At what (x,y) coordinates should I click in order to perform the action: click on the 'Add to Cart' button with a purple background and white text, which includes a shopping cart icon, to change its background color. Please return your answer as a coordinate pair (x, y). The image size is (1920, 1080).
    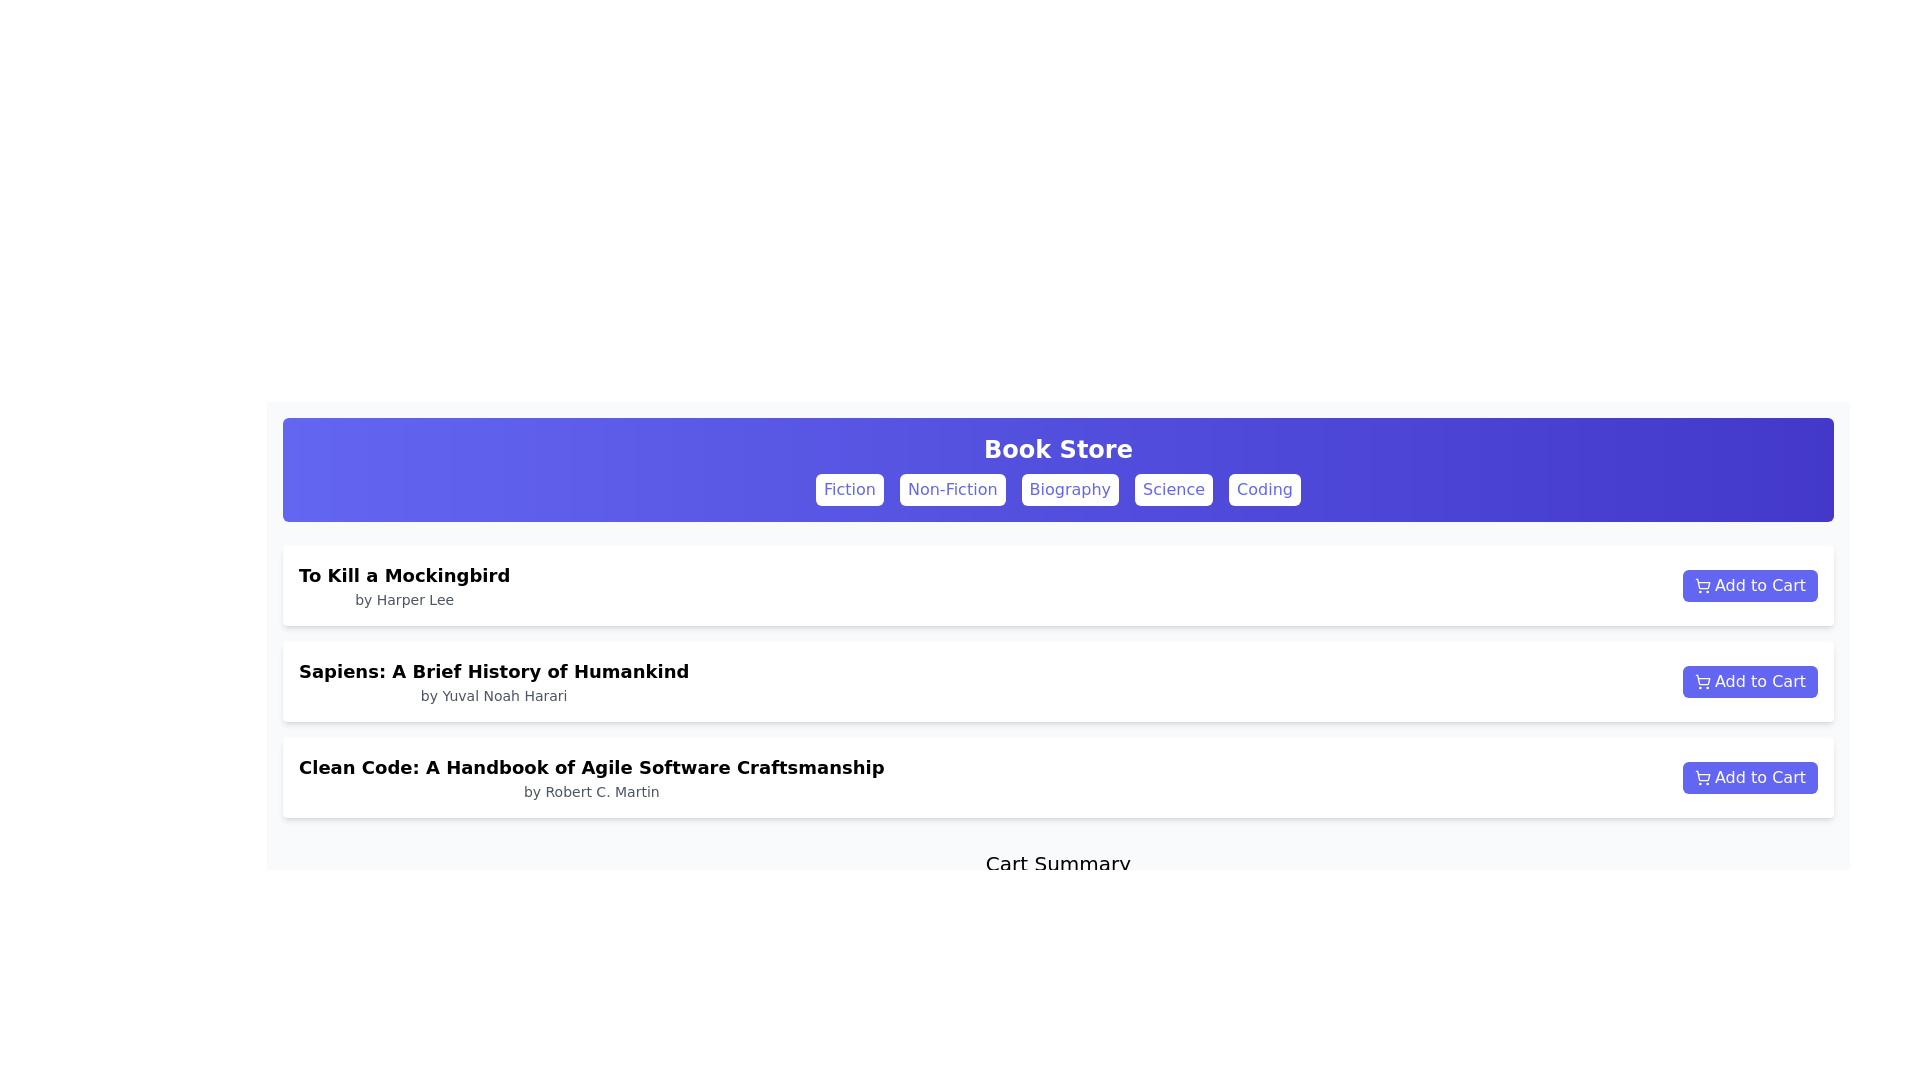
    Looking at the image, I should click on (1749, 585).